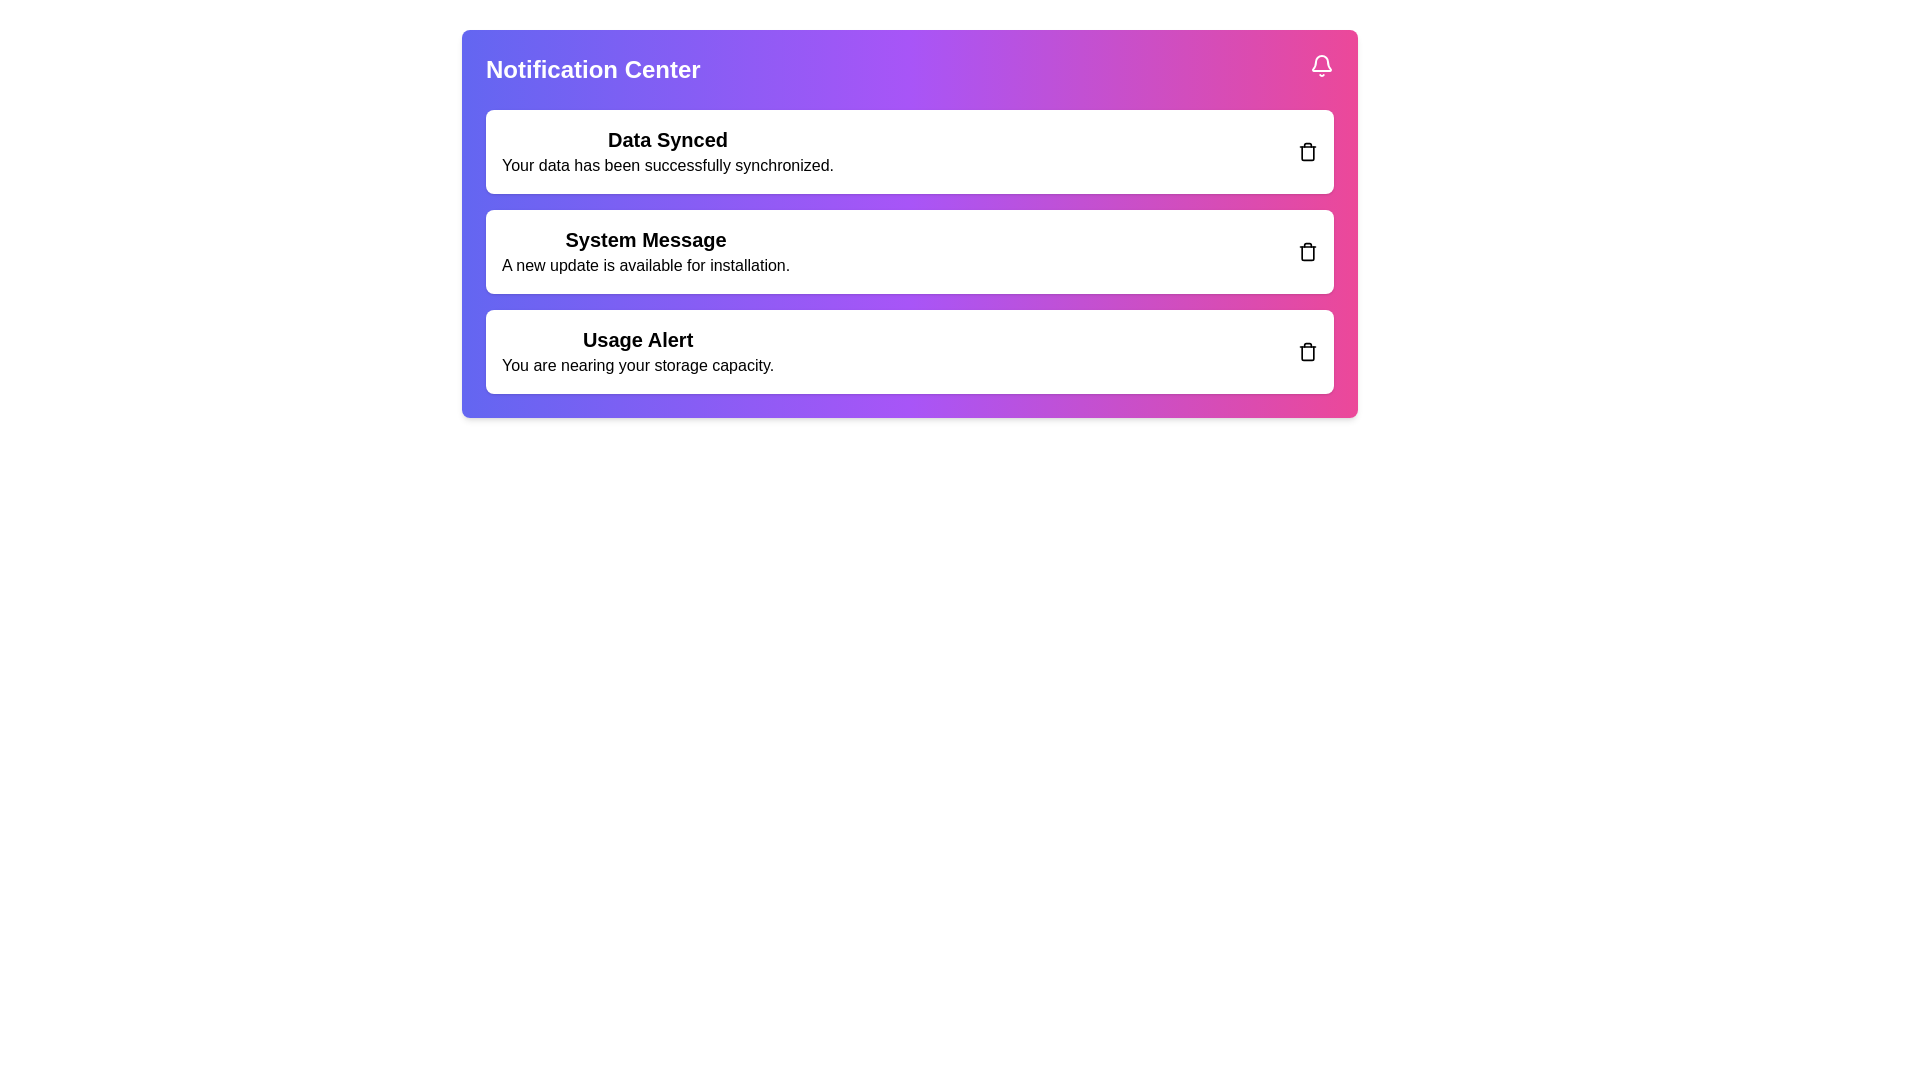 This screenshot has width=1920, height=1080. What do you see at coordinates (1308, 150) in the screenshot?
I see `the delete button for the 'Data Synced' notification located at the far-right side of the uppermost notification row` at bounding box center [1308, 150].